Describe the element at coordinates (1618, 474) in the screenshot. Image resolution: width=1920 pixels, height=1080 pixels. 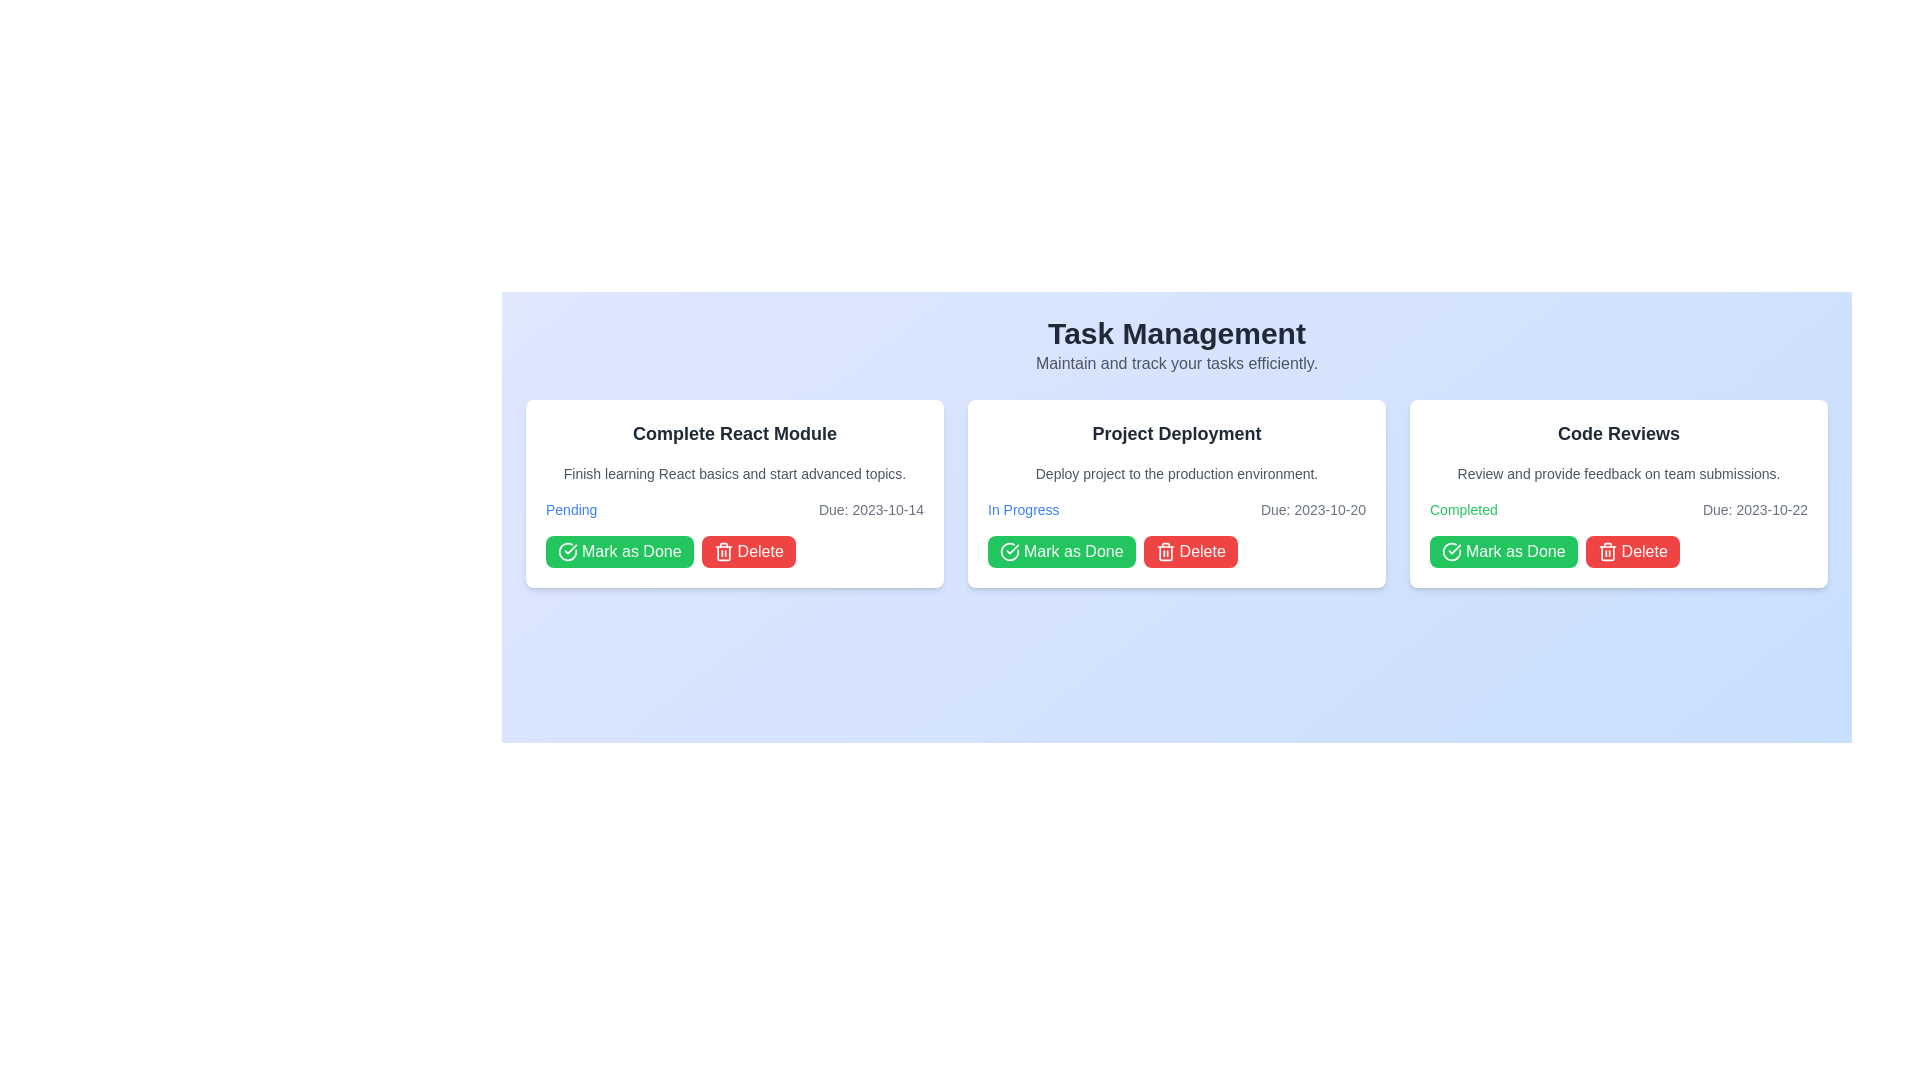
I see `the descriptive text element displaying 'Review and provide feedback on team submissions.' located below the 'Code Reviews' title` at that location.